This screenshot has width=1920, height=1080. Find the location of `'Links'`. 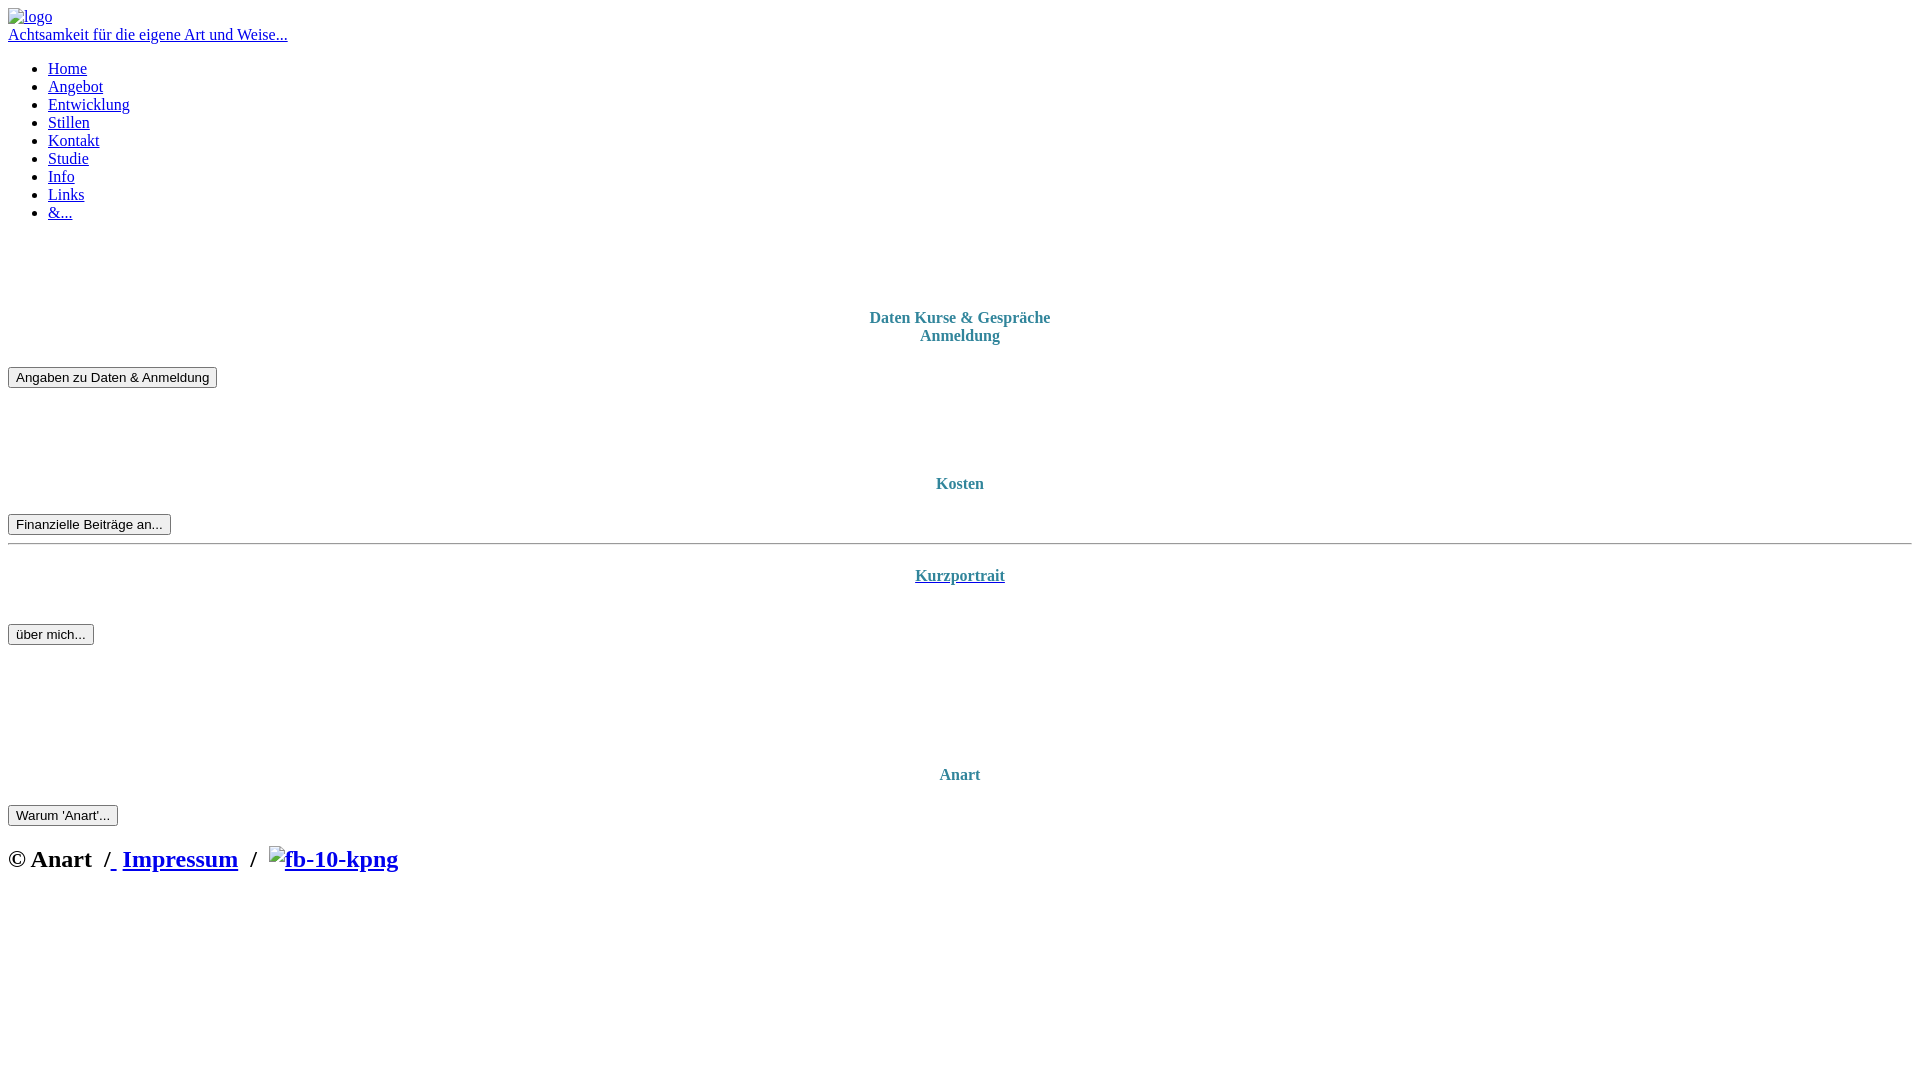

'Links' is located at coordinates (66, 194).